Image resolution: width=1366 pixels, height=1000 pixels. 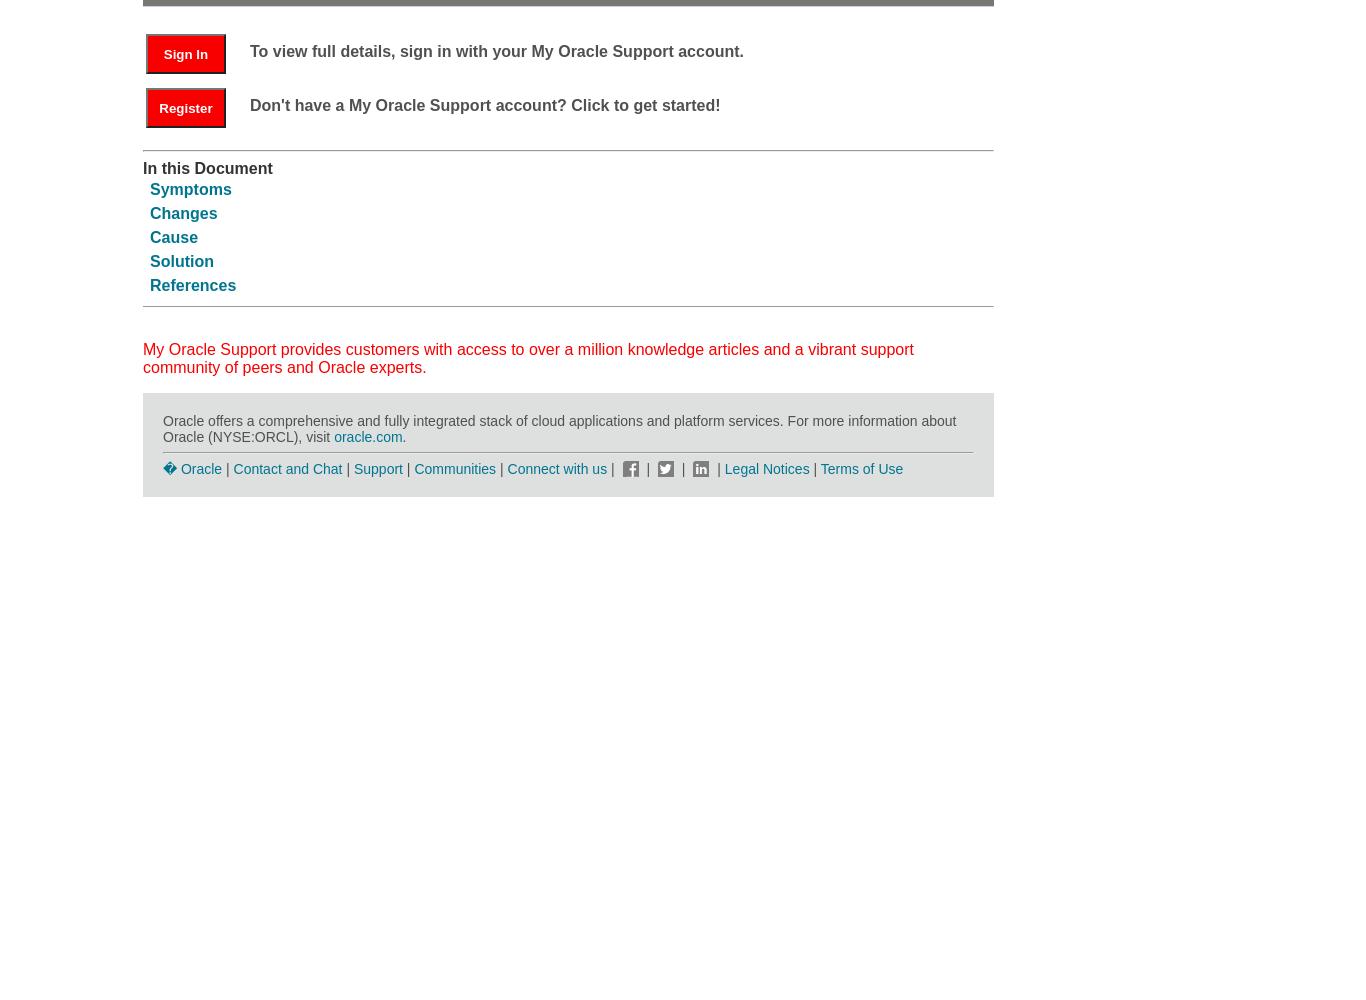 What do you see at coordinates (189, 188) in the screenshot?
I see `'Symptoms'` at bounding box center [189, 188].